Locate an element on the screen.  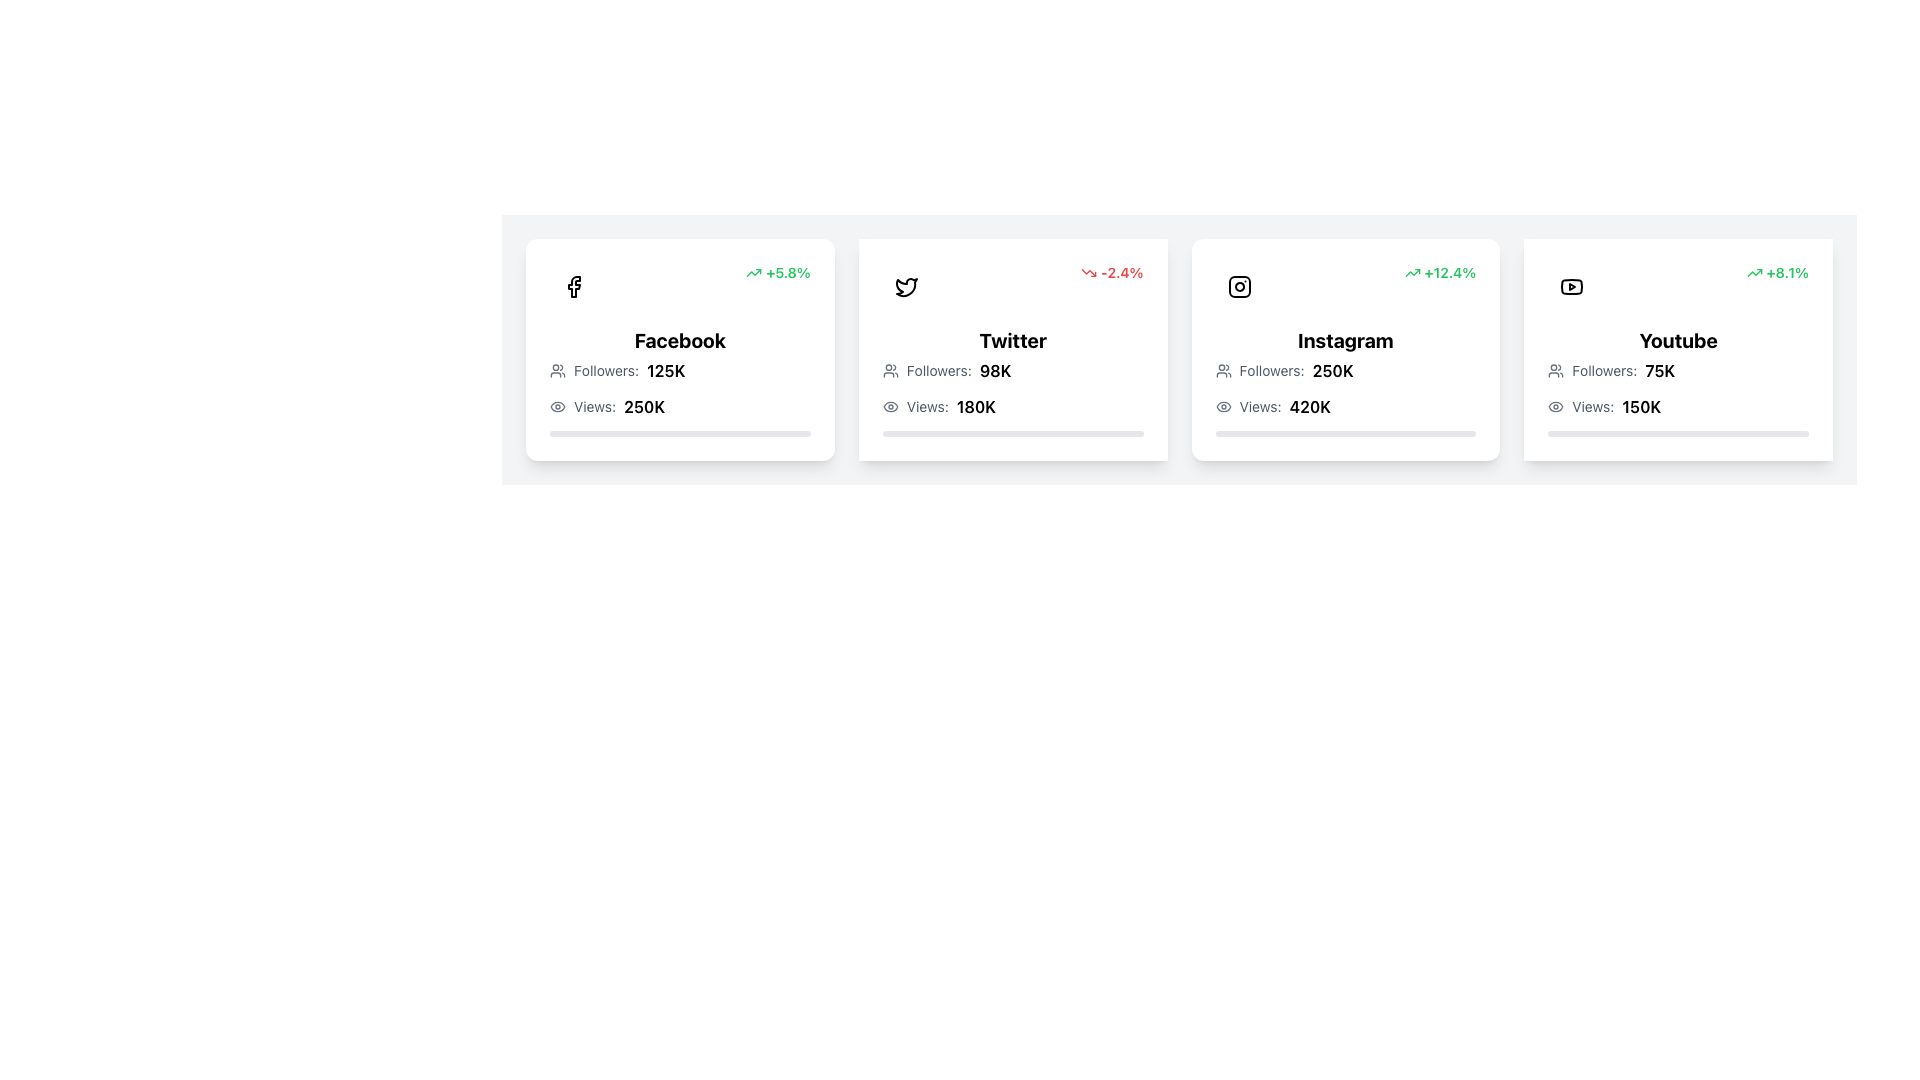
the Progress Bar located beneath the 'Views' label displaying '420K' in the Instagram card's section of social media statistics is located at coordinates (1345, 433).